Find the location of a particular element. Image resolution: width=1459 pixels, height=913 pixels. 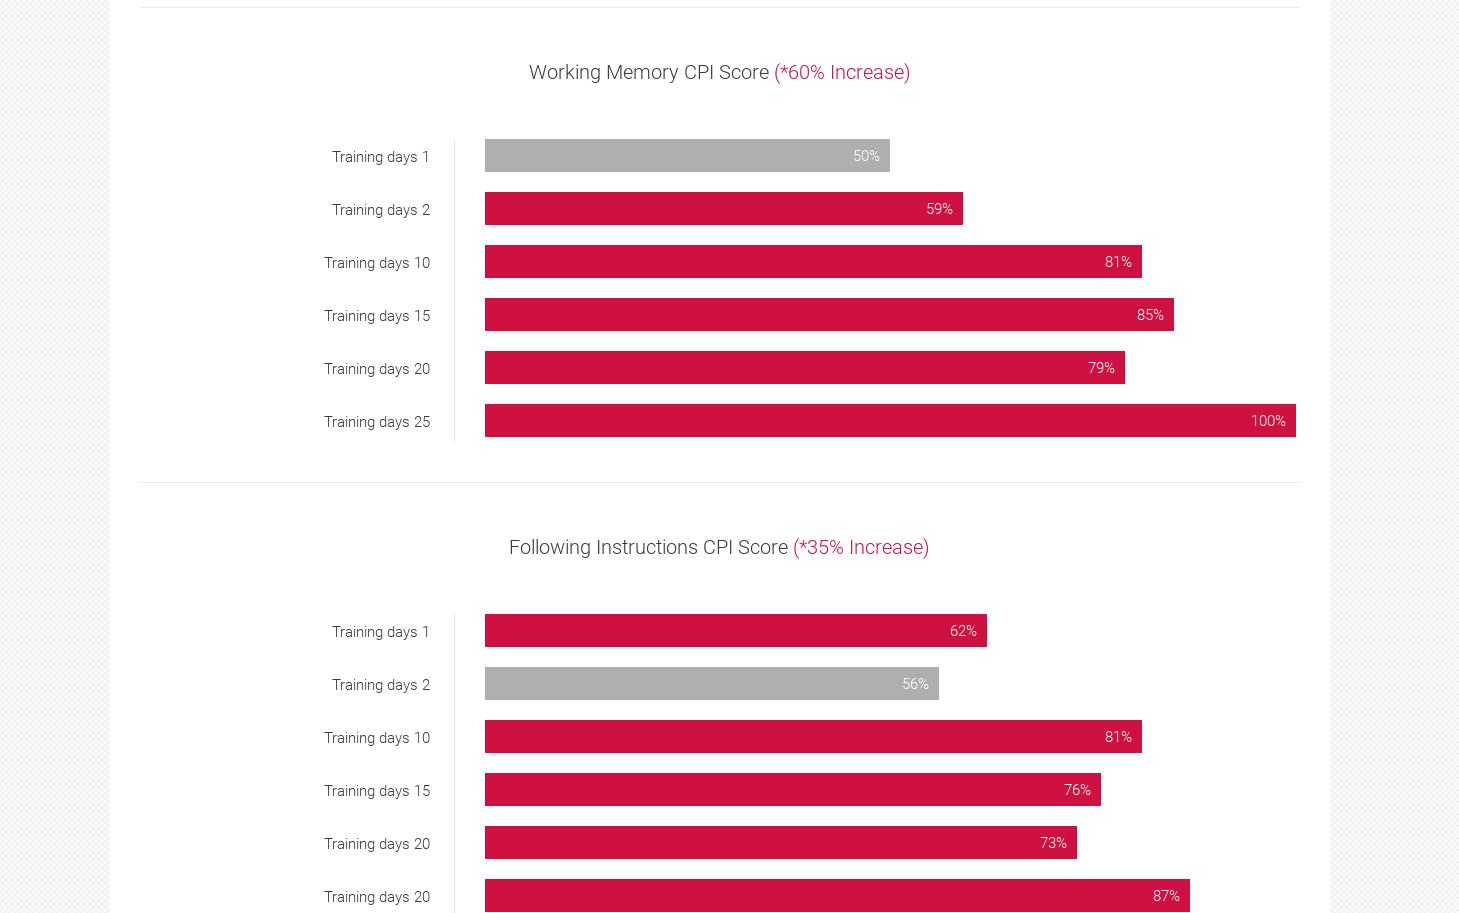

'59%' is located at coordinates (939, 208).